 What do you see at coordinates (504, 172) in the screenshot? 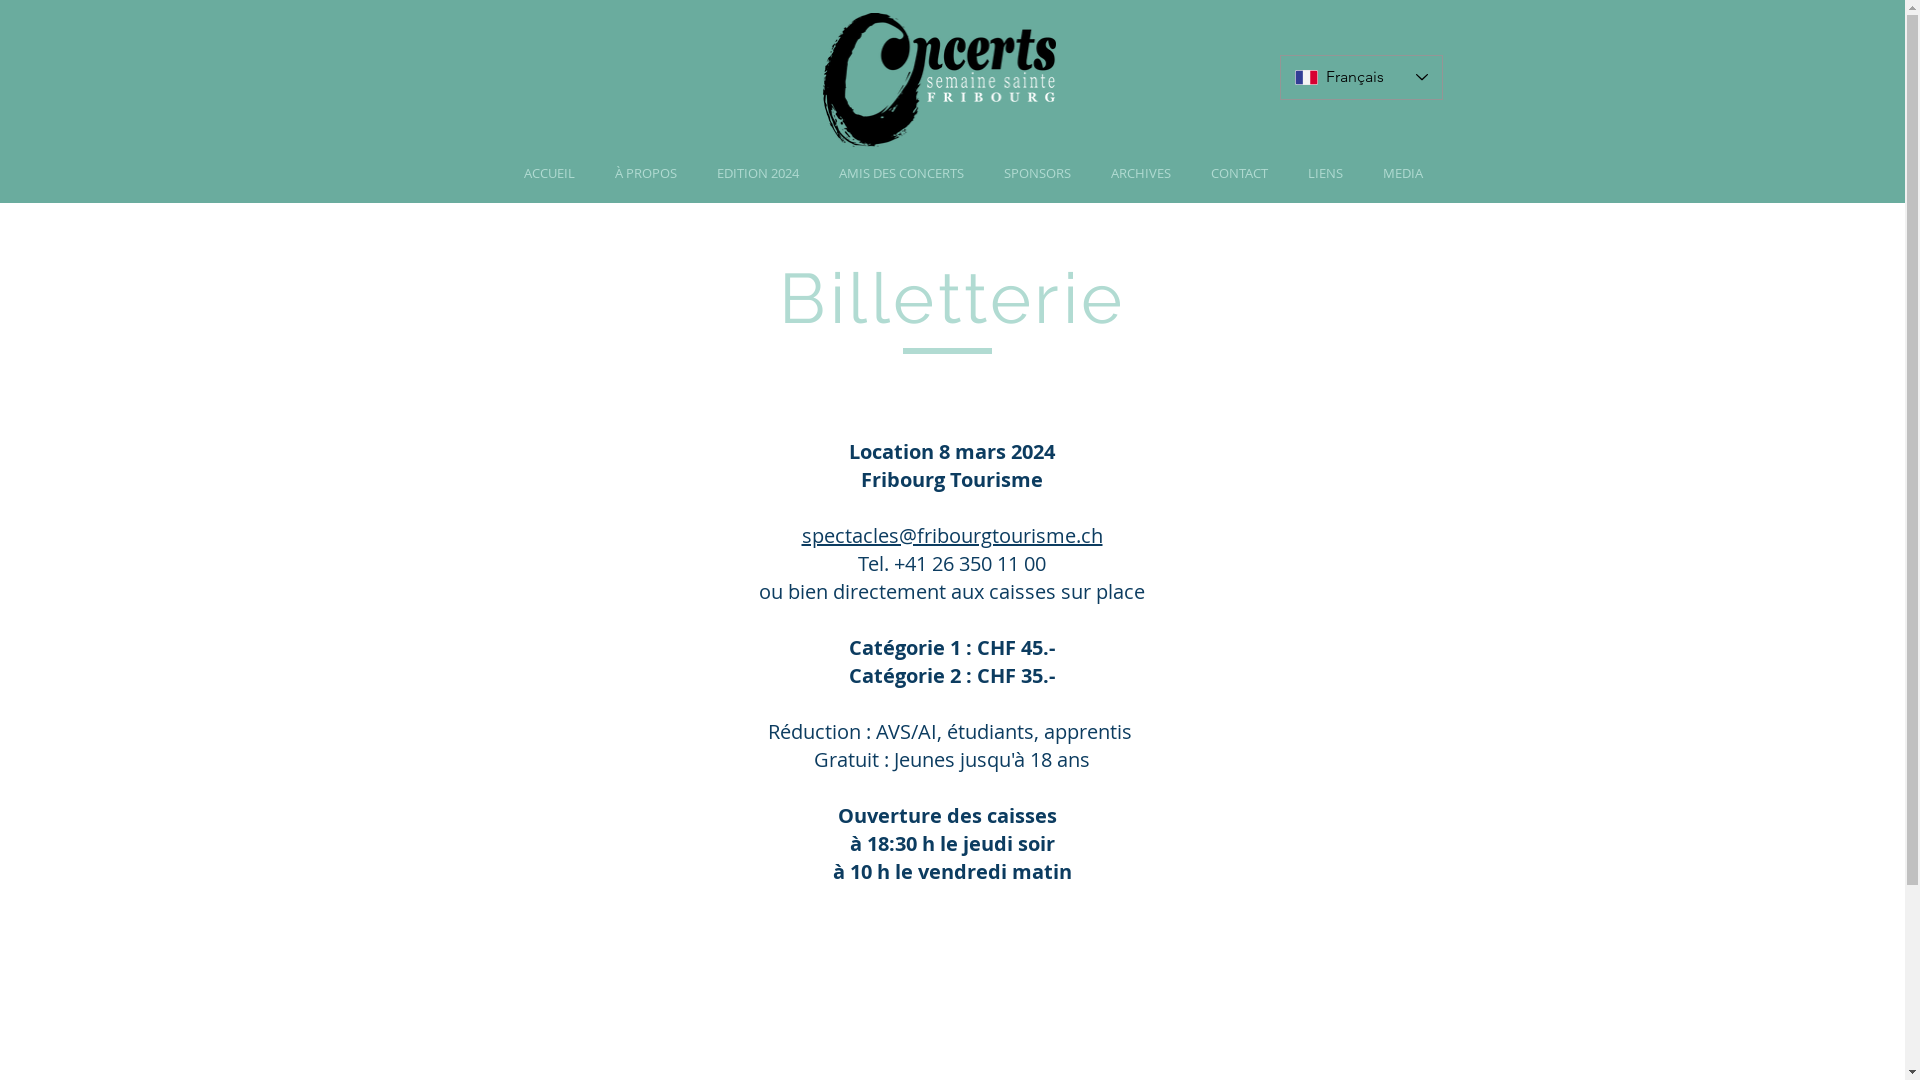
I see `'ACCUEIL'` at bounding box center [504, 172].